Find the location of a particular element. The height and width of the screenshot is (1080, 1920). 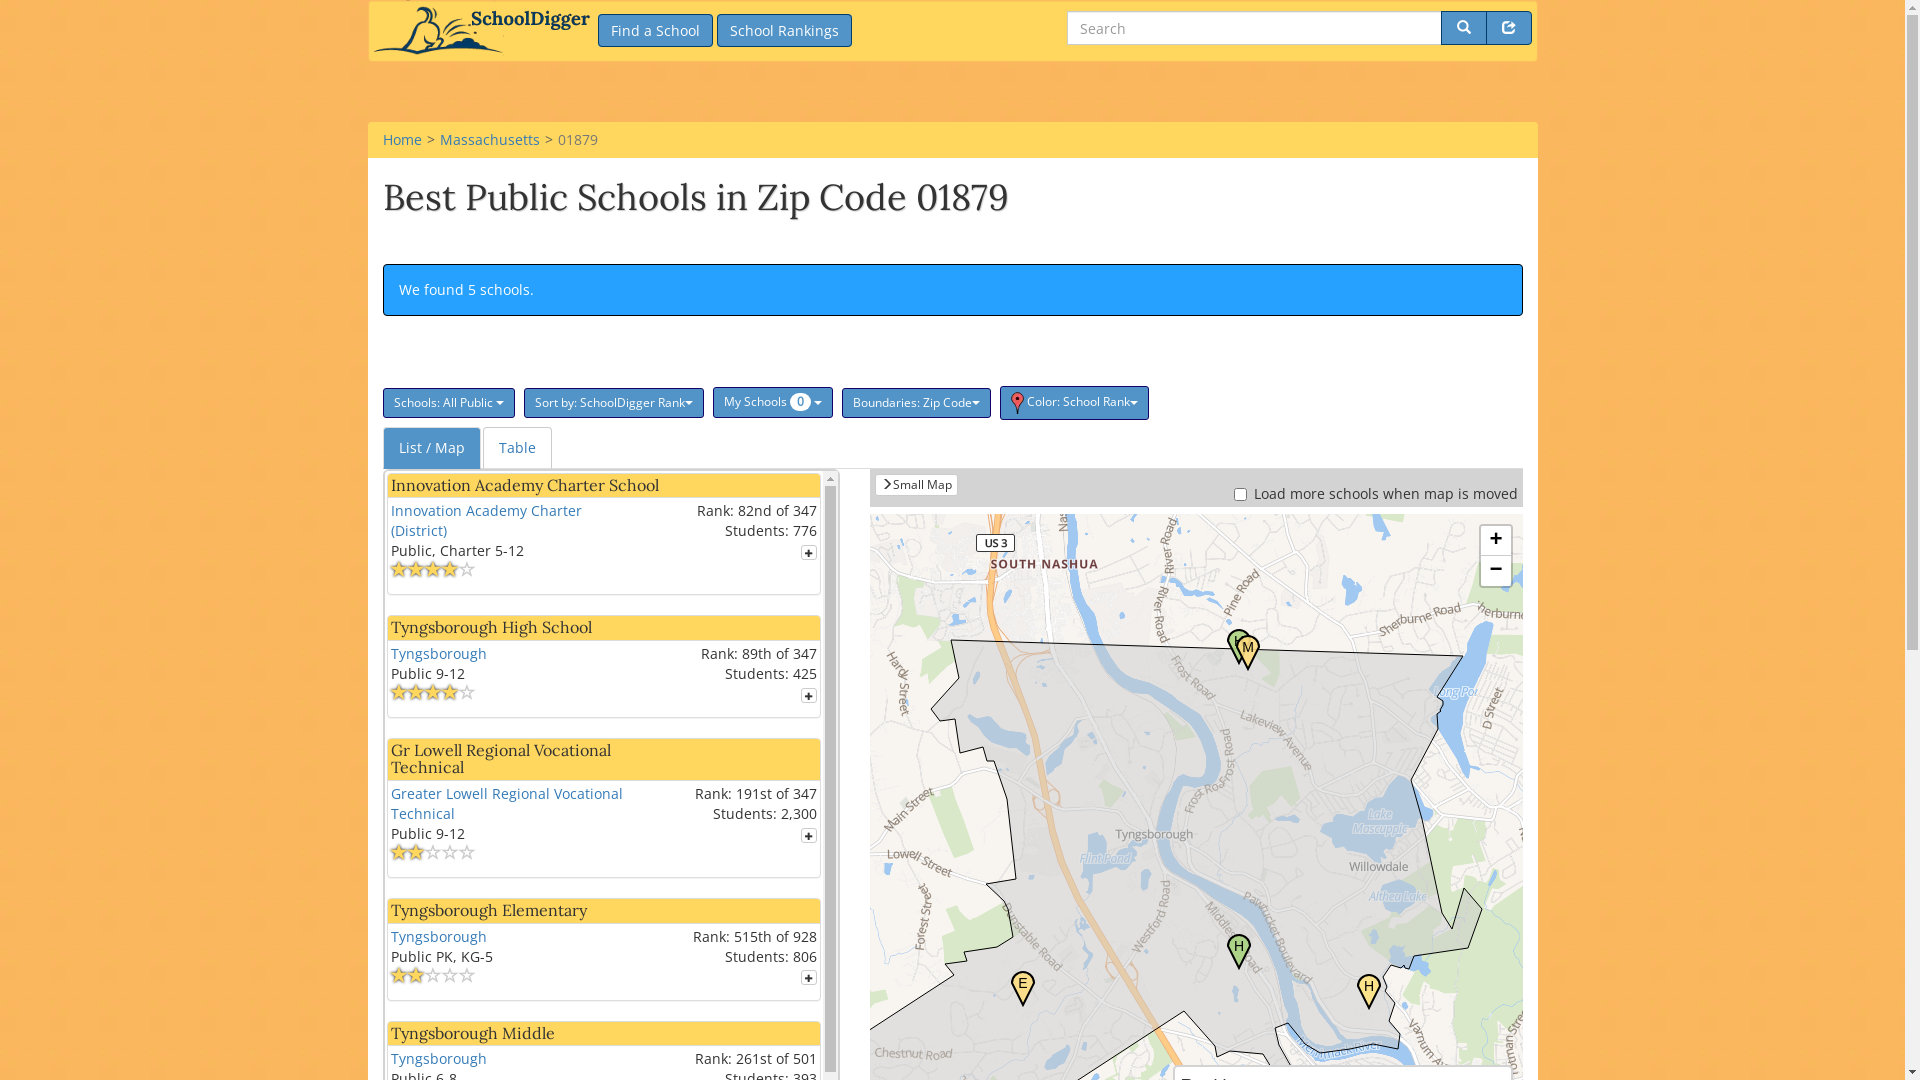

'Tyngsborough High School' is located at coordinates (490, 626).